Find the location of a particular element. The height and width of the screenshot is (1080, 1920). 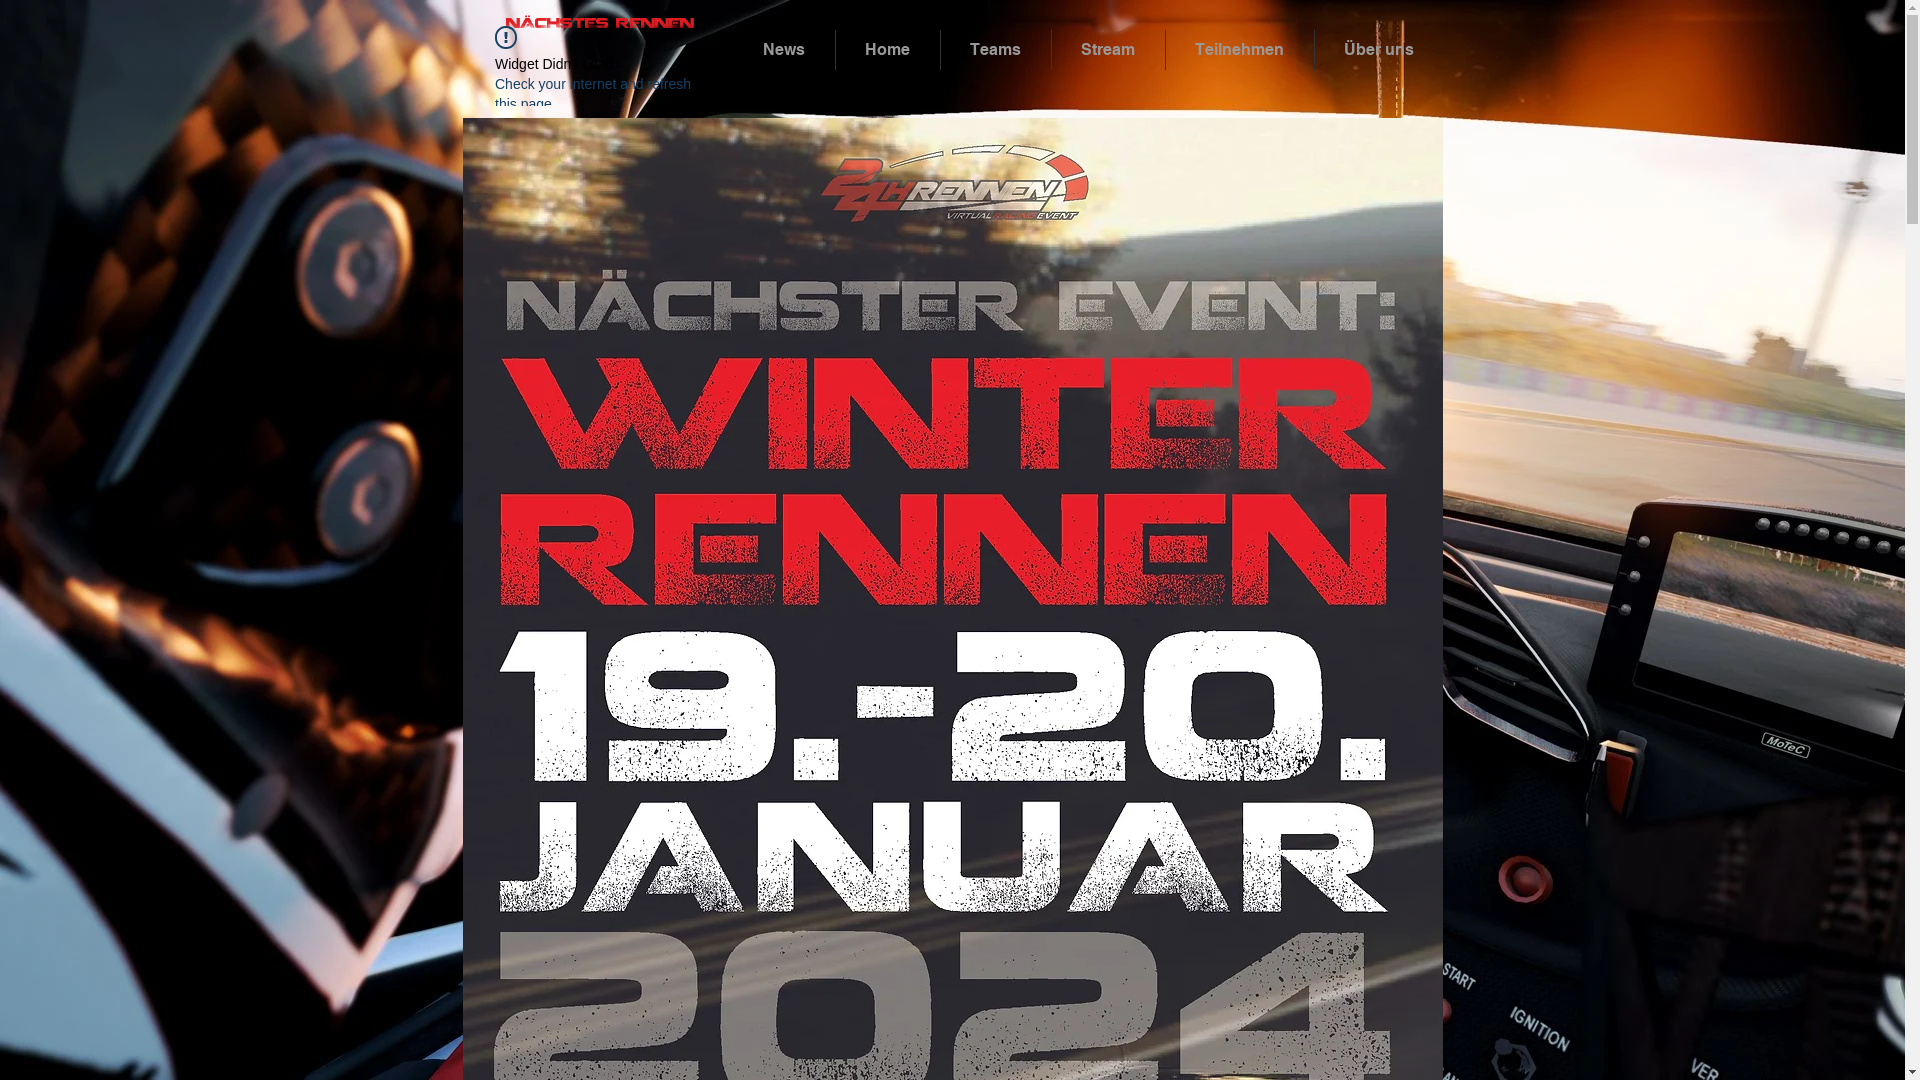

'Teilnehmen' is located at coordinates (1166, 49).